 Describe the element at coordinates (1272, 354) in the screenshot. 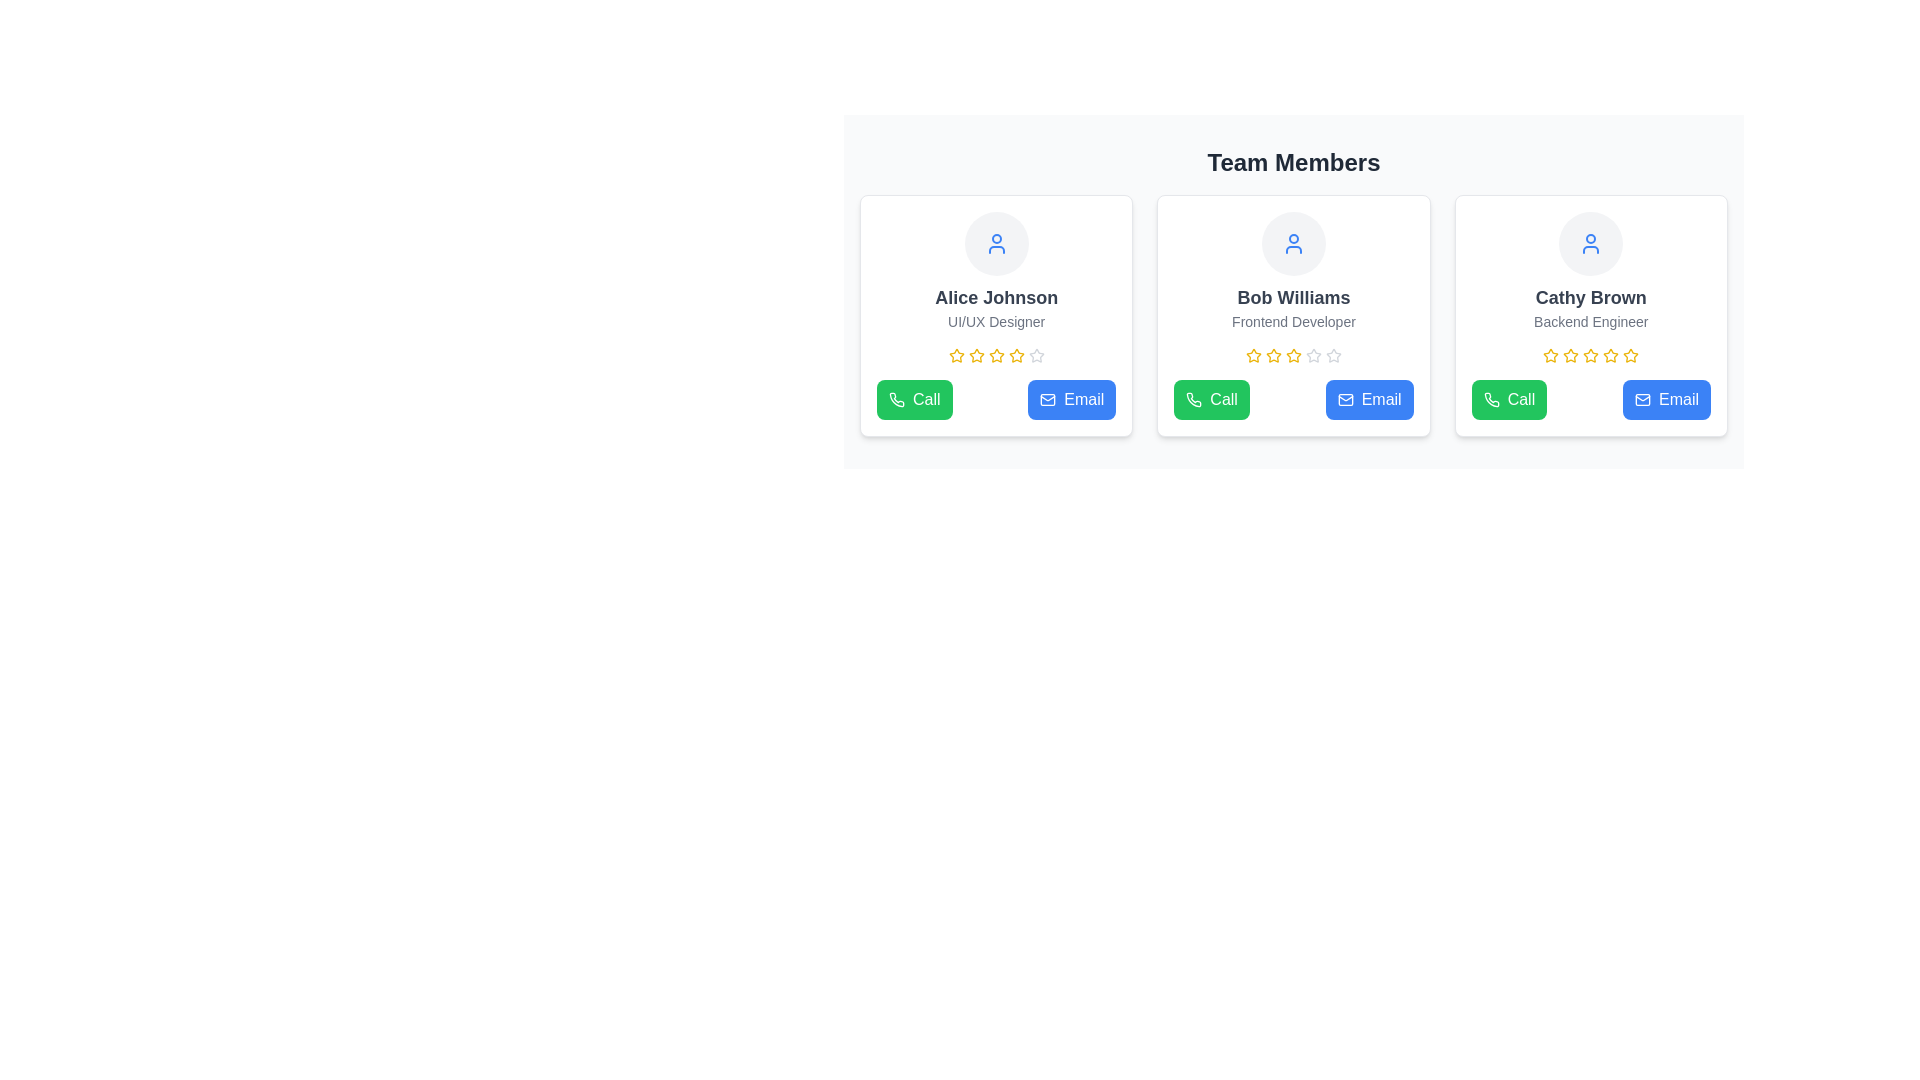

I see `the third star icon in the rating indicator for 'Bob Williams' to adjust the rating` at that location.